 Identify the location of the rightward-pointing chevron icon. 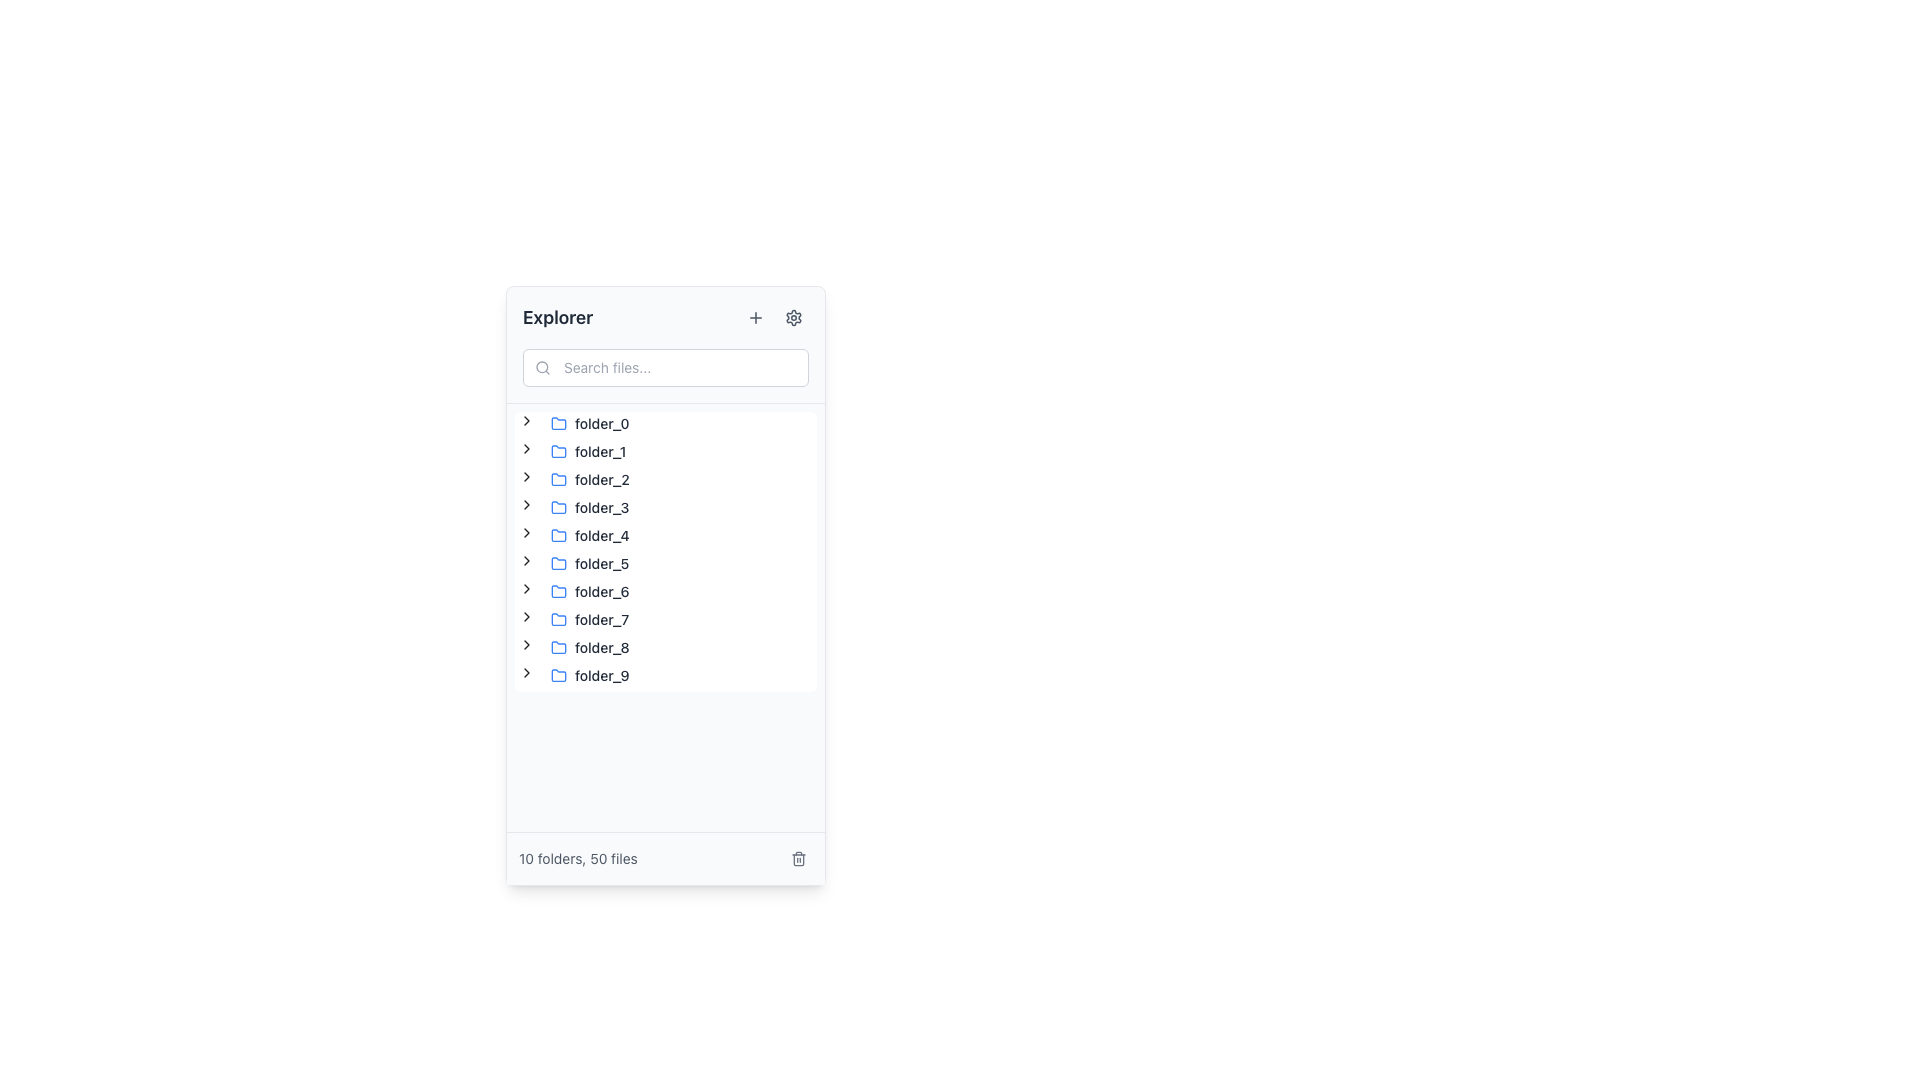
(527, 560).